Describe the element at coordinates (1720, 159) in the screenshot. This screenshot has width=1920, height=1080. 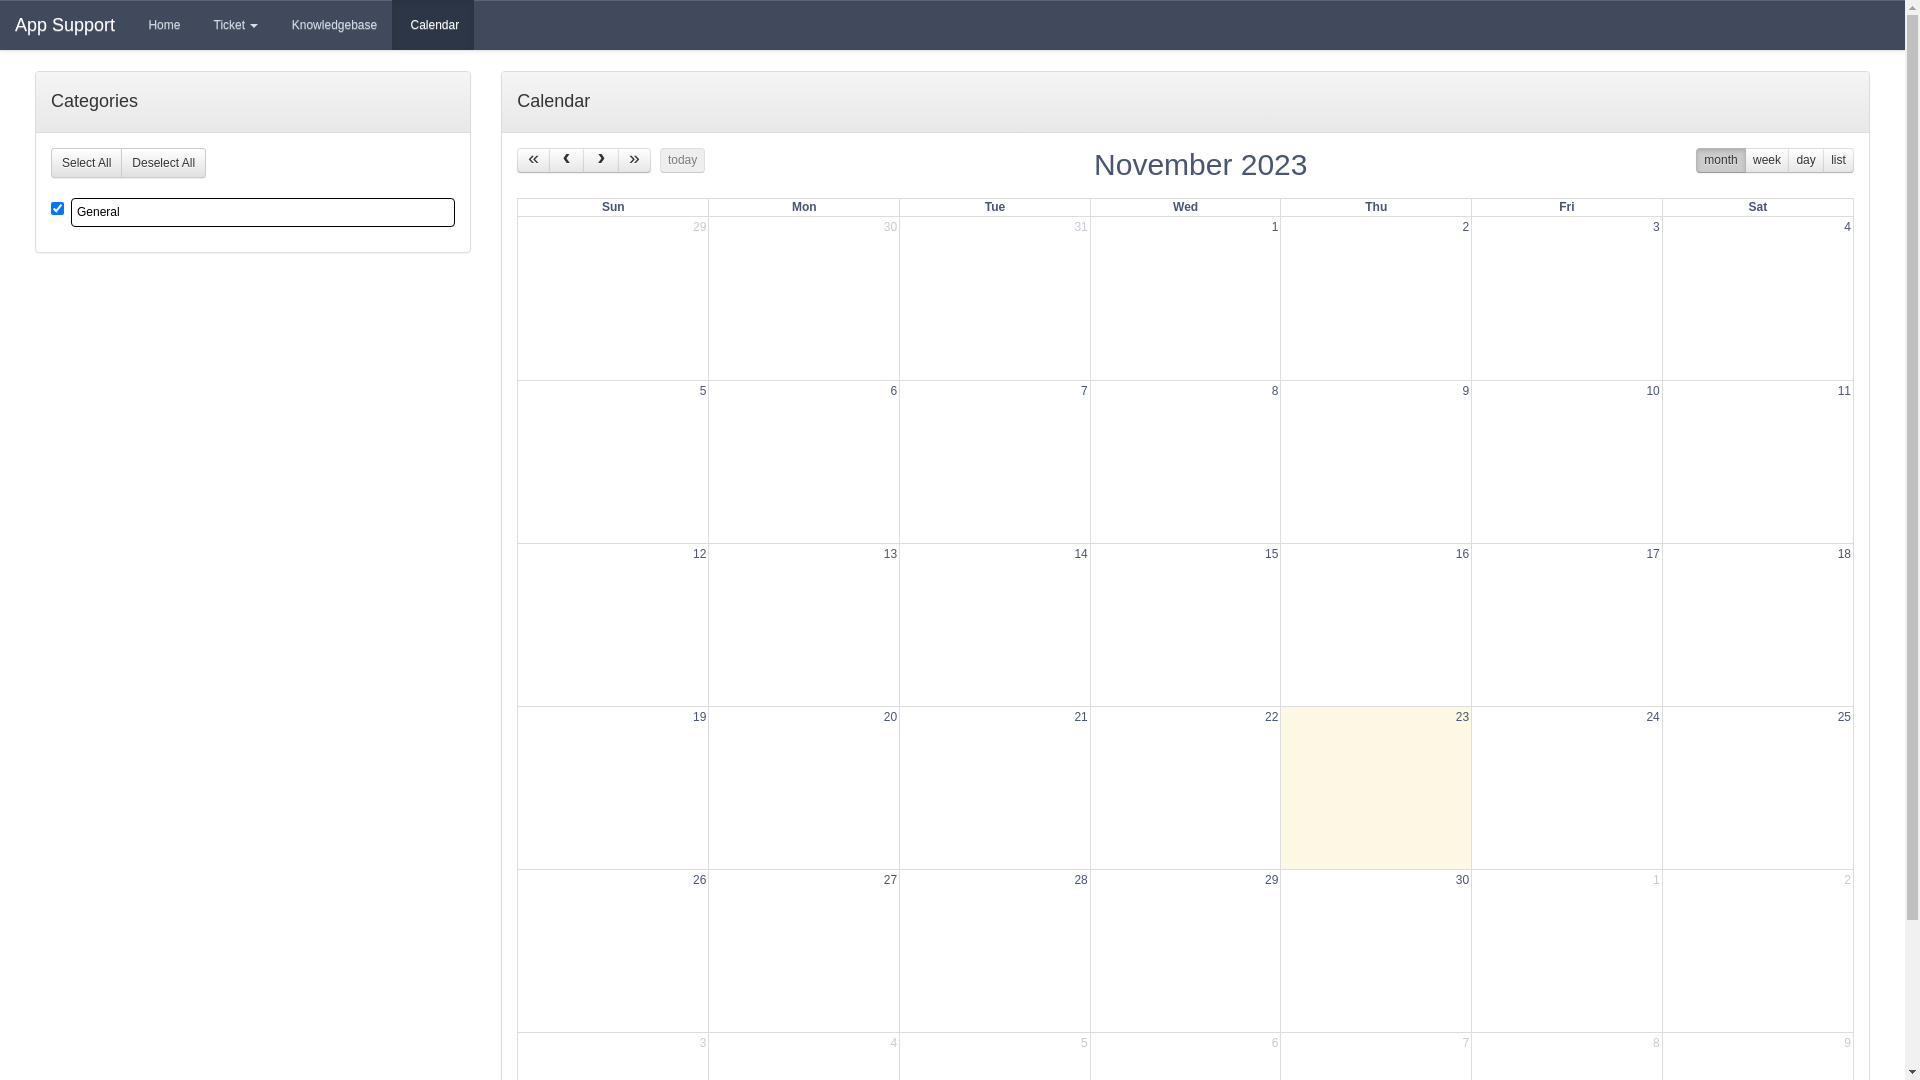
I see `'month'` at that location.